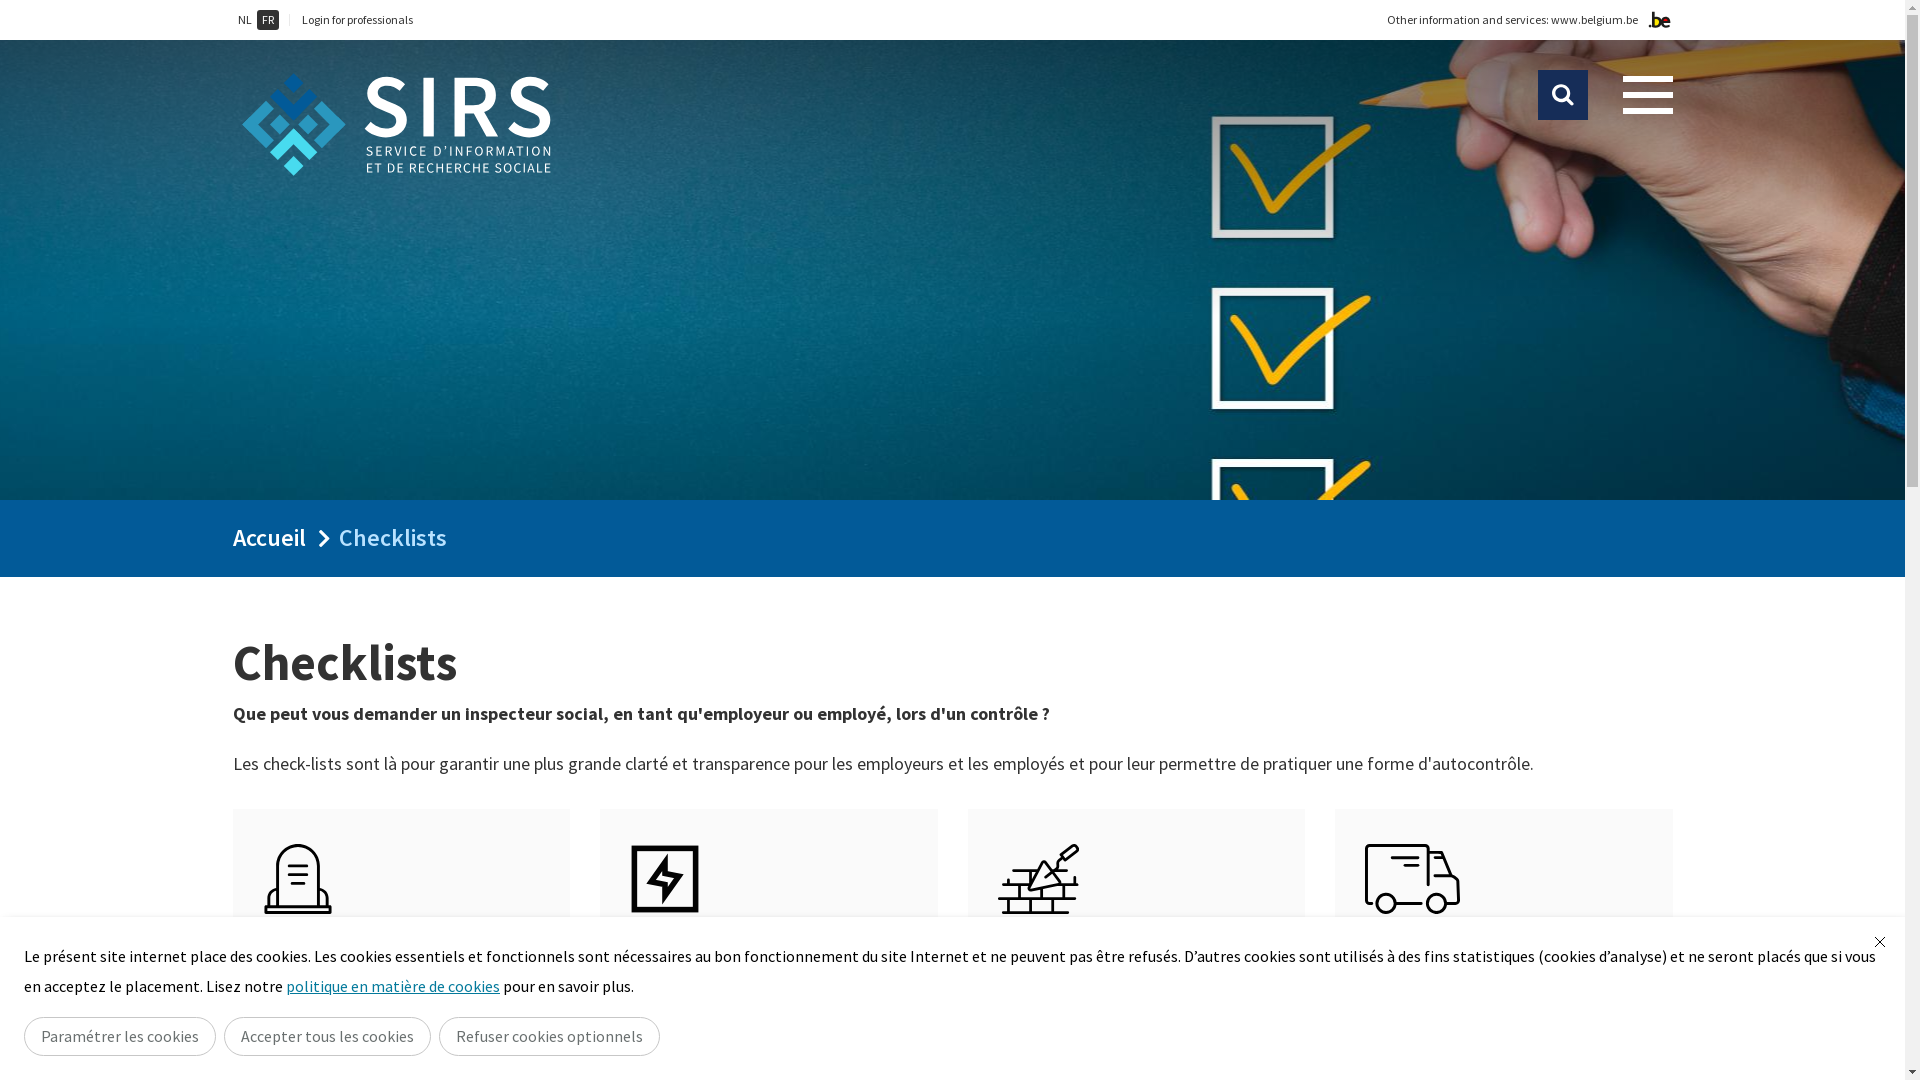  I want to click on 'Accepter tous les cookies', so click(327, 1035).